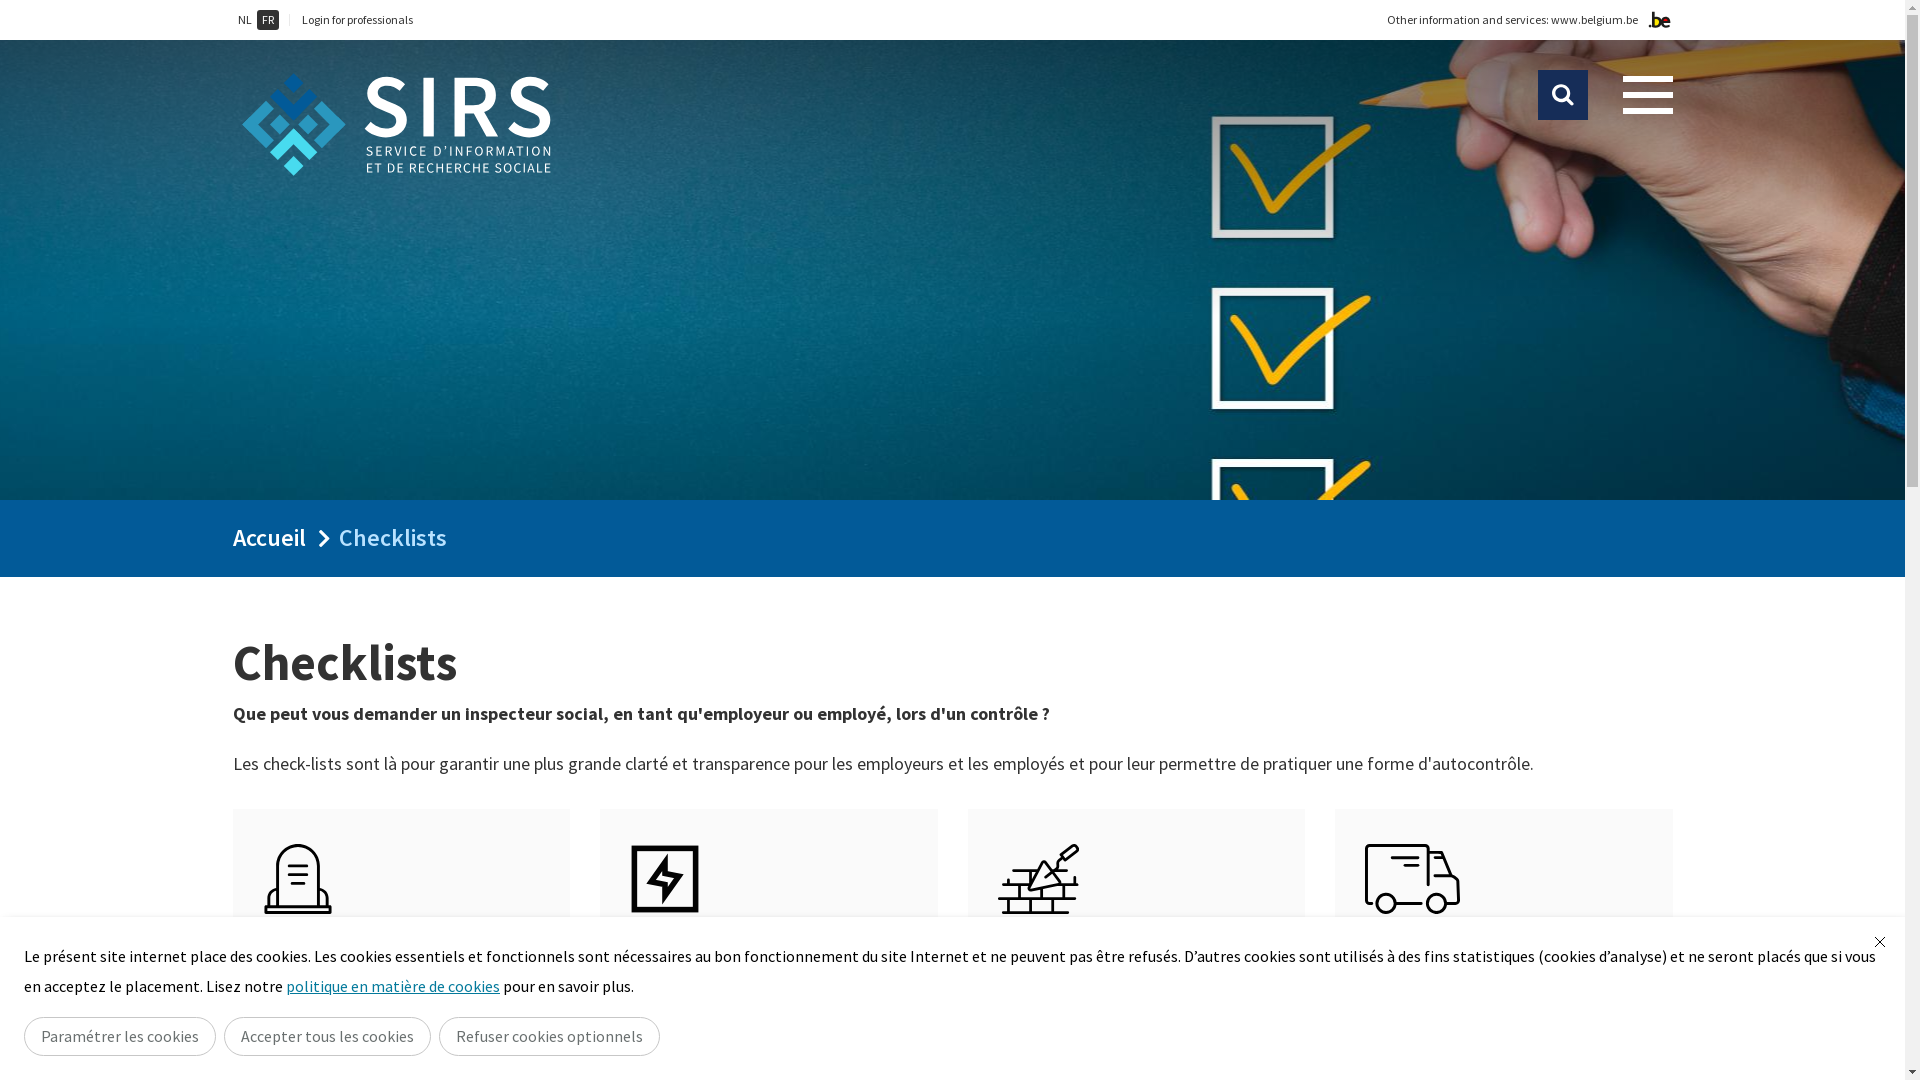  I want to click on 'Accepter tous les cookies', so click(327, 1035).